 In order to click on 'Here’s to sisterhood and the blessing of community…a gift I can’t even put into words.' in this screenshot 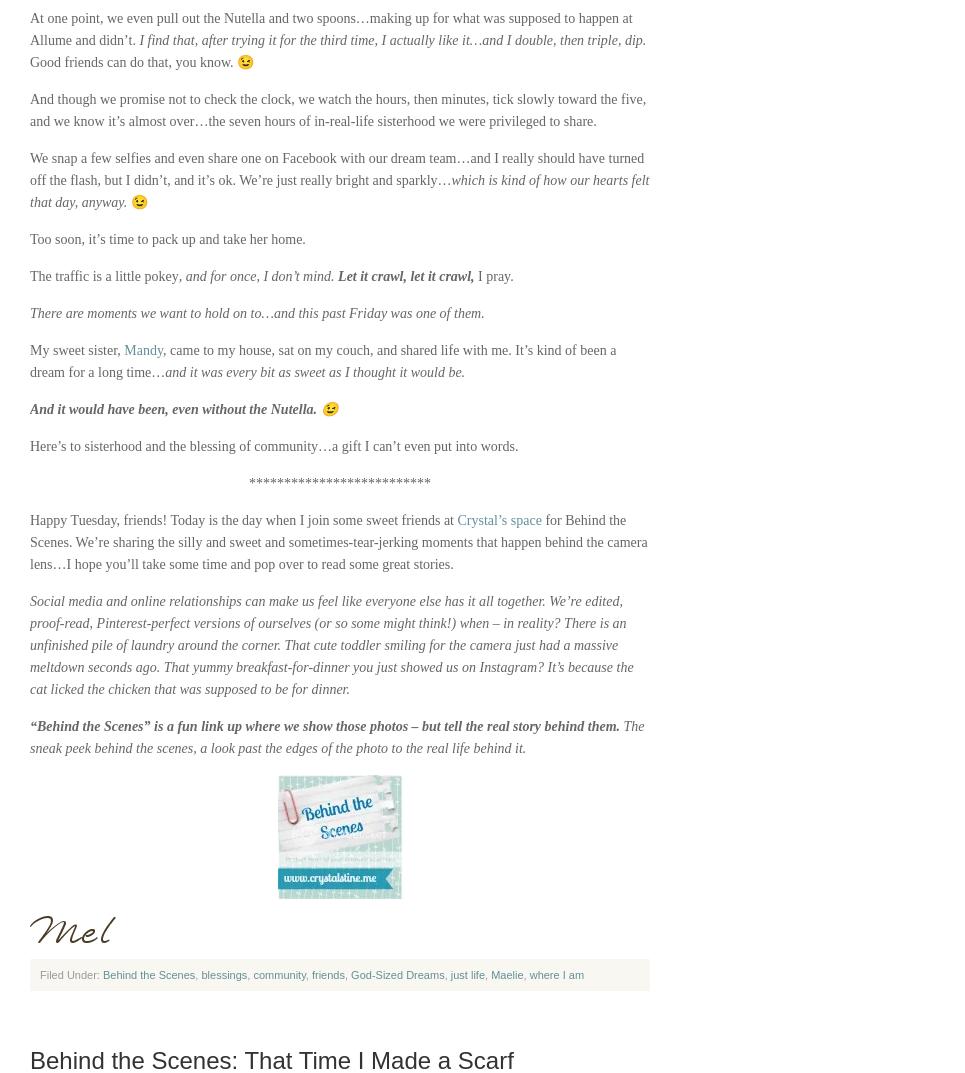, I will do `click(273, 446)`.